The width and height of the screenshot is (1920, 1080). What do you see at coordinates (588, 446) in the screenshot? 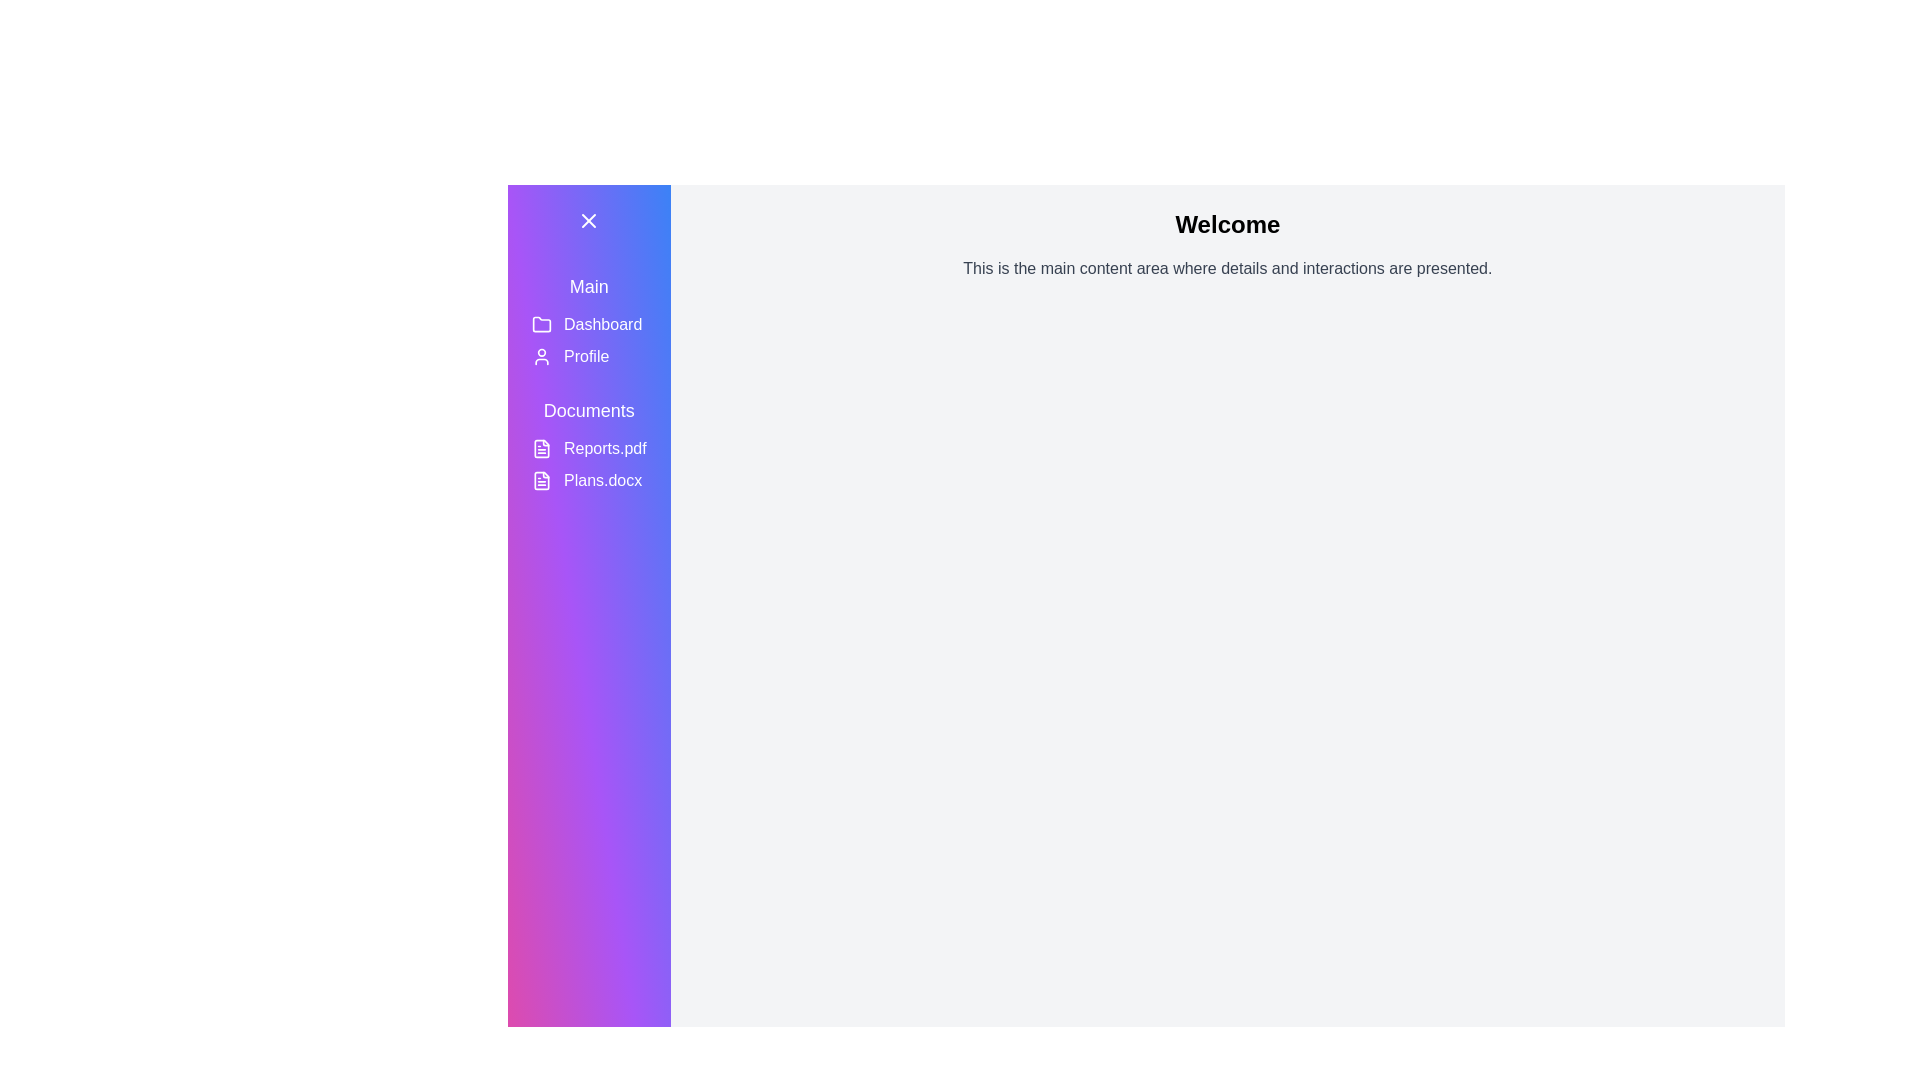
I see `the text label for the file 'Reports.pdf' in the sidebar menu under the 'Documents' section` at bounding box center [588, 446].